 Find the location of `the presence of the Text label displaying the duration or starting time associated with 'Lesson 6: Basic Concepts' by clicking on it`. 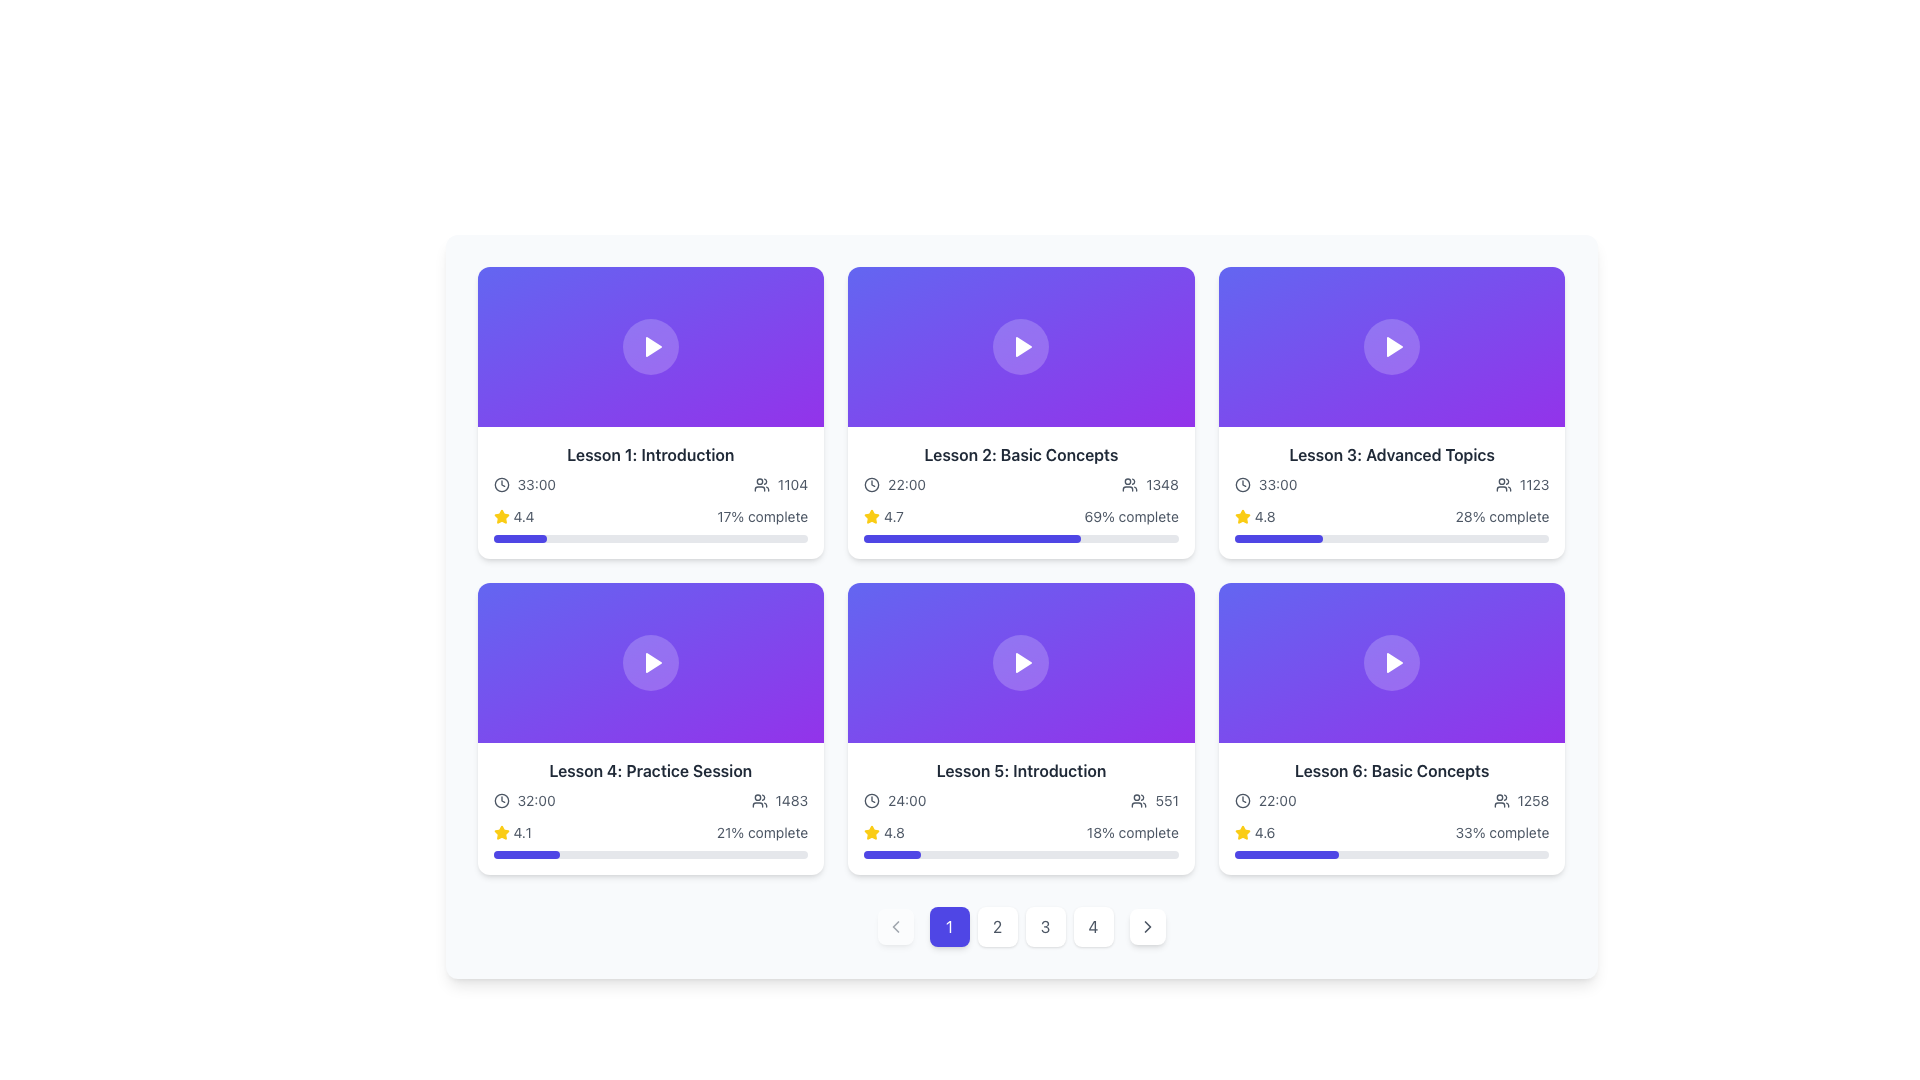

the presence of the Text label displaying the duration or starting time associated with 'Lesson 6: Basic Concepts' by clicking on it is located at coordinates (1264, 800).